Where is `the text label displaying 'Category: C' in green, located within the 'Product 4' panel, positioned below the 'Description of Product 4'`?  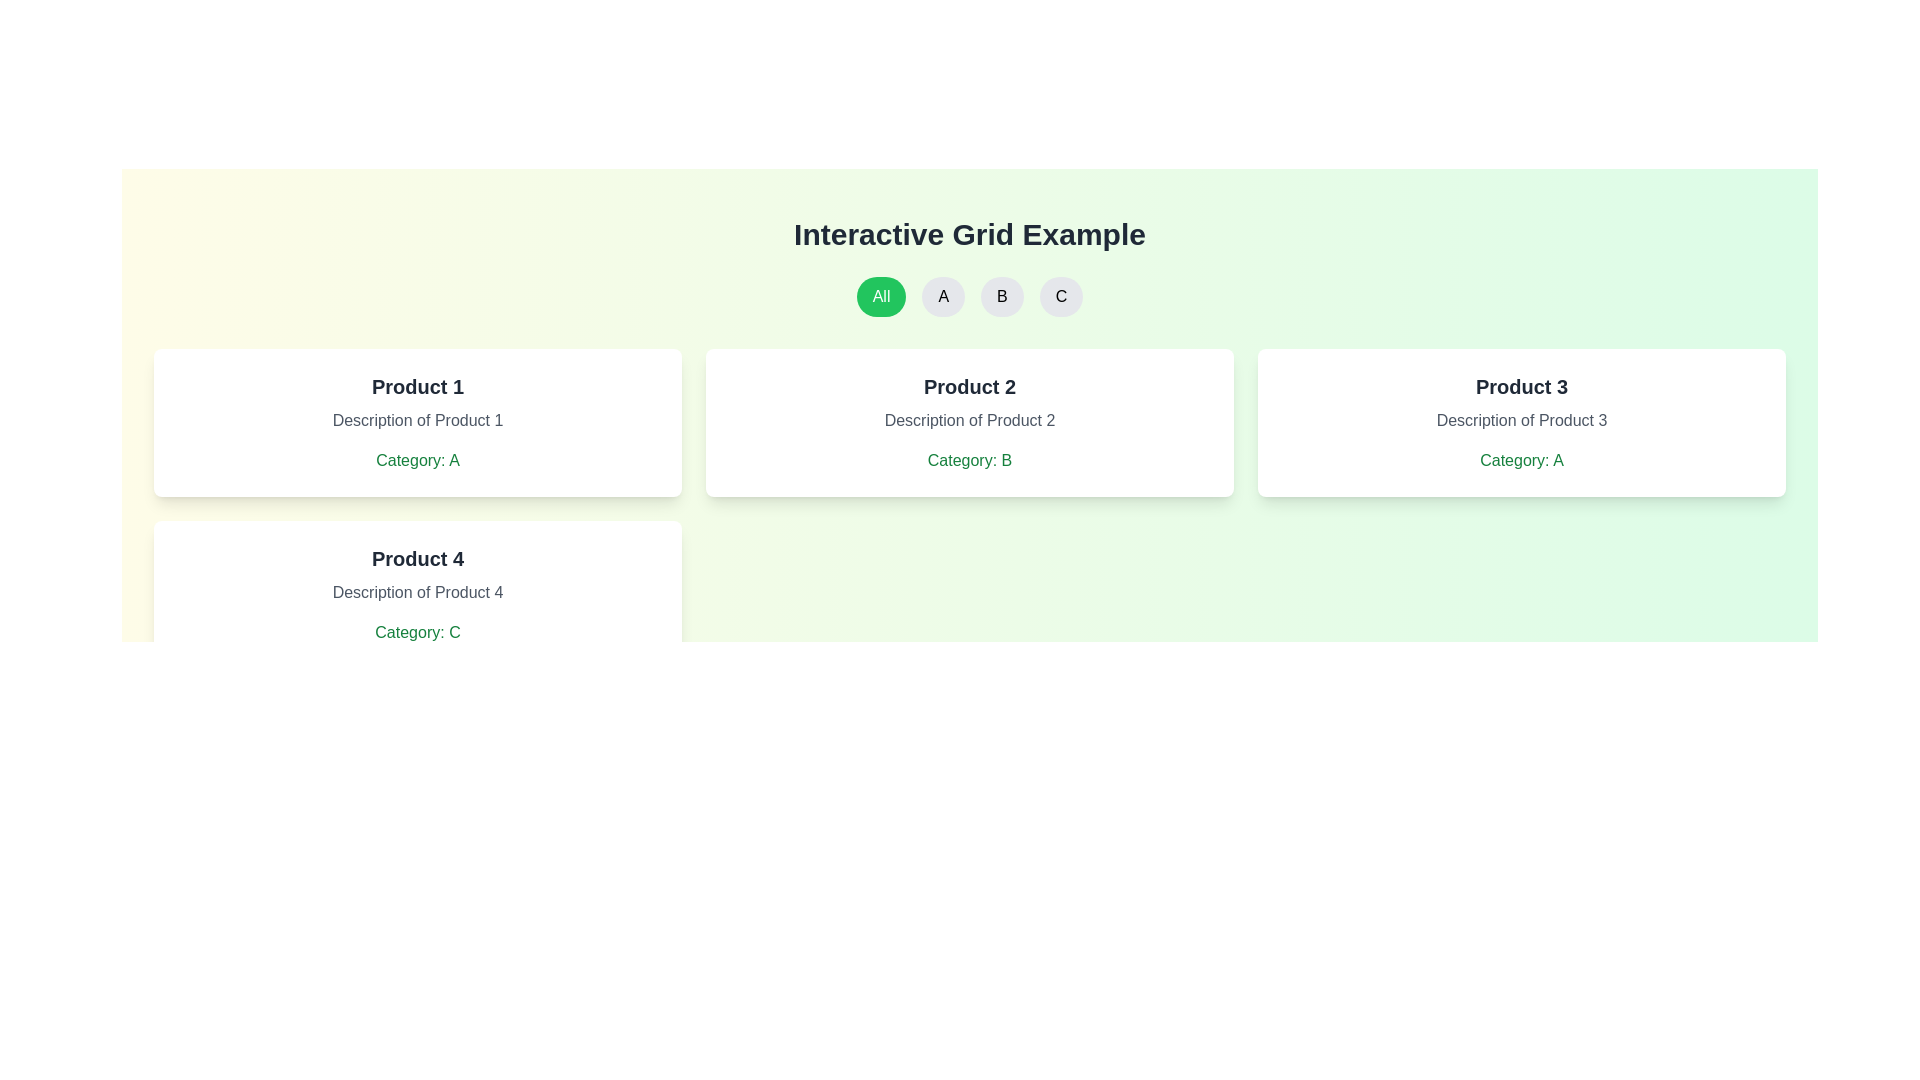 the text label displaying 'Category: C' in green, located within the 'Product 4' panel, positioned below the 'Description of Product 4' is located at coordinates (416, 632).